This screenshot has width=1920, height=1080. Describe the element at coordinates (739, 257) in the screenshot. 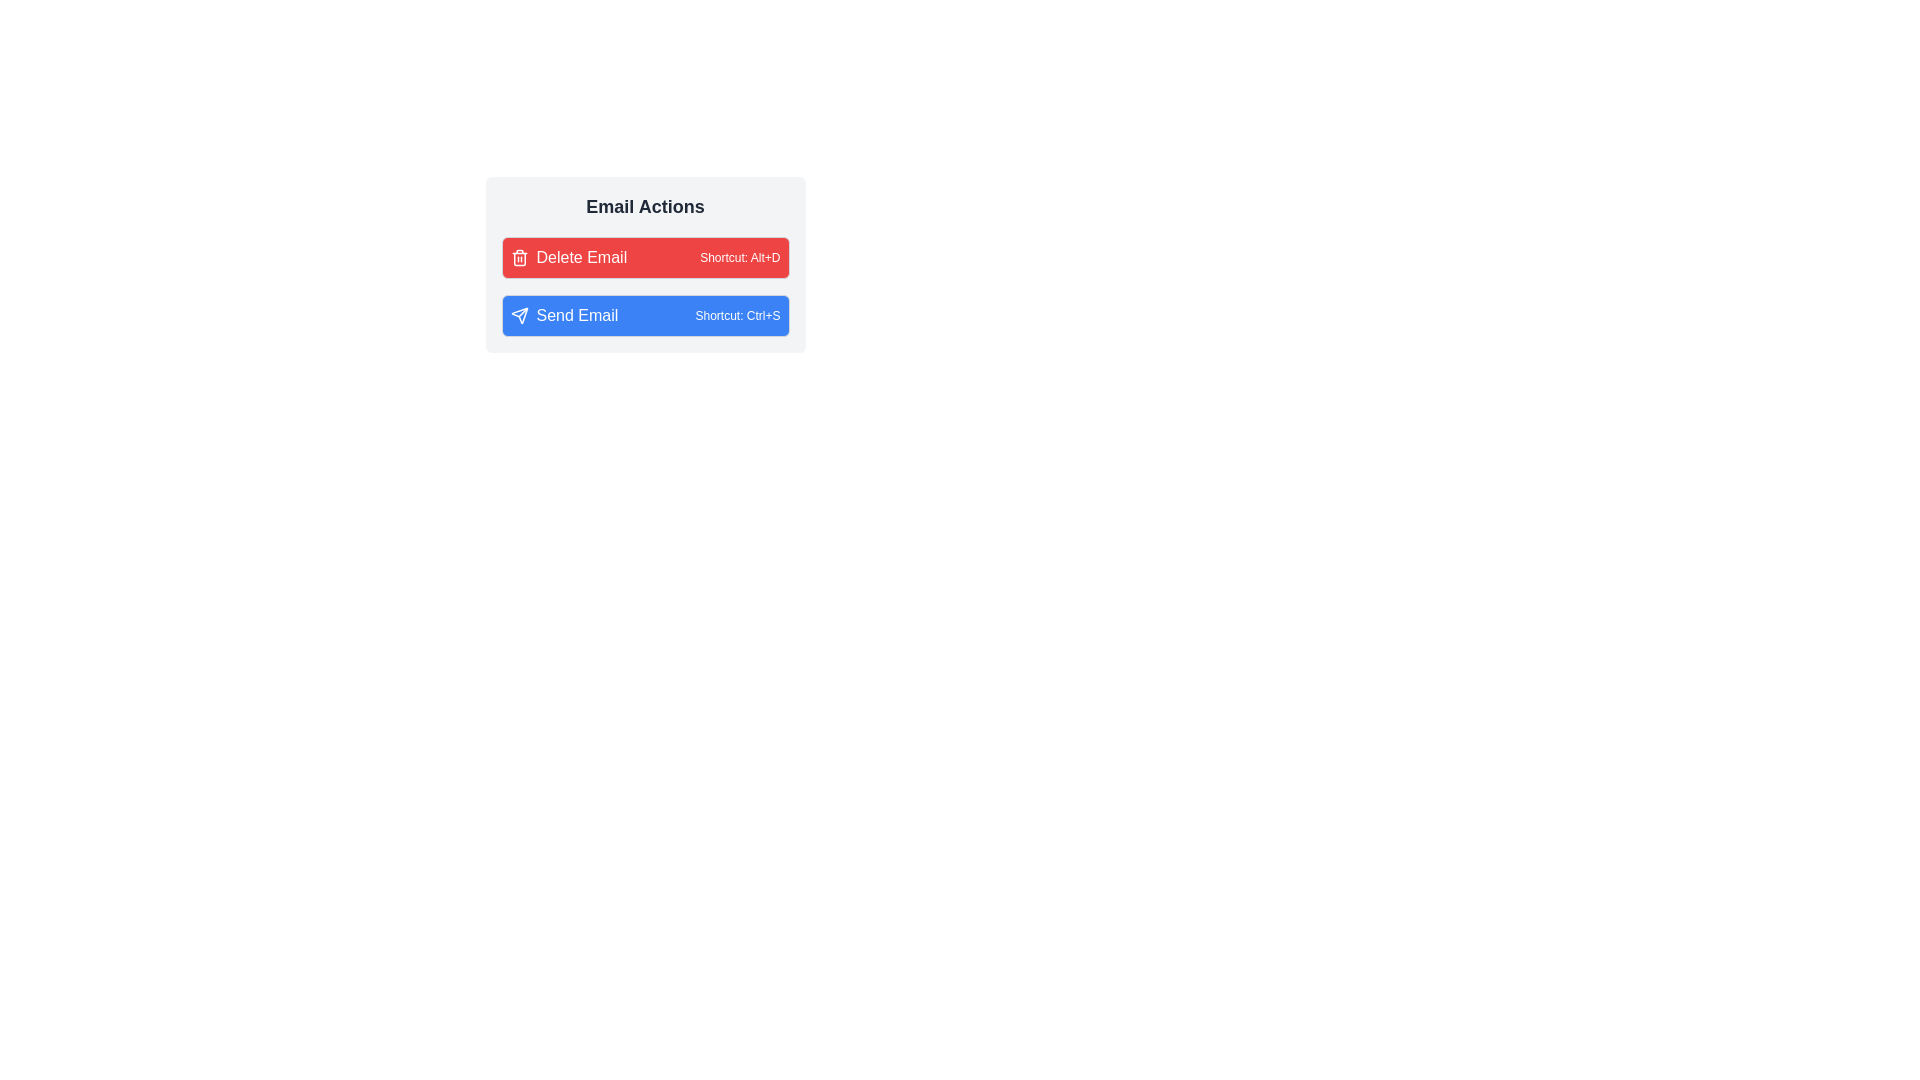

I see `the text label displaying the shortcut key 'Alt+D' which is styled in white text on a red background, positioned at the far-right end of the 'Delete Email' button in the 'Email Actions' panel` at that location.